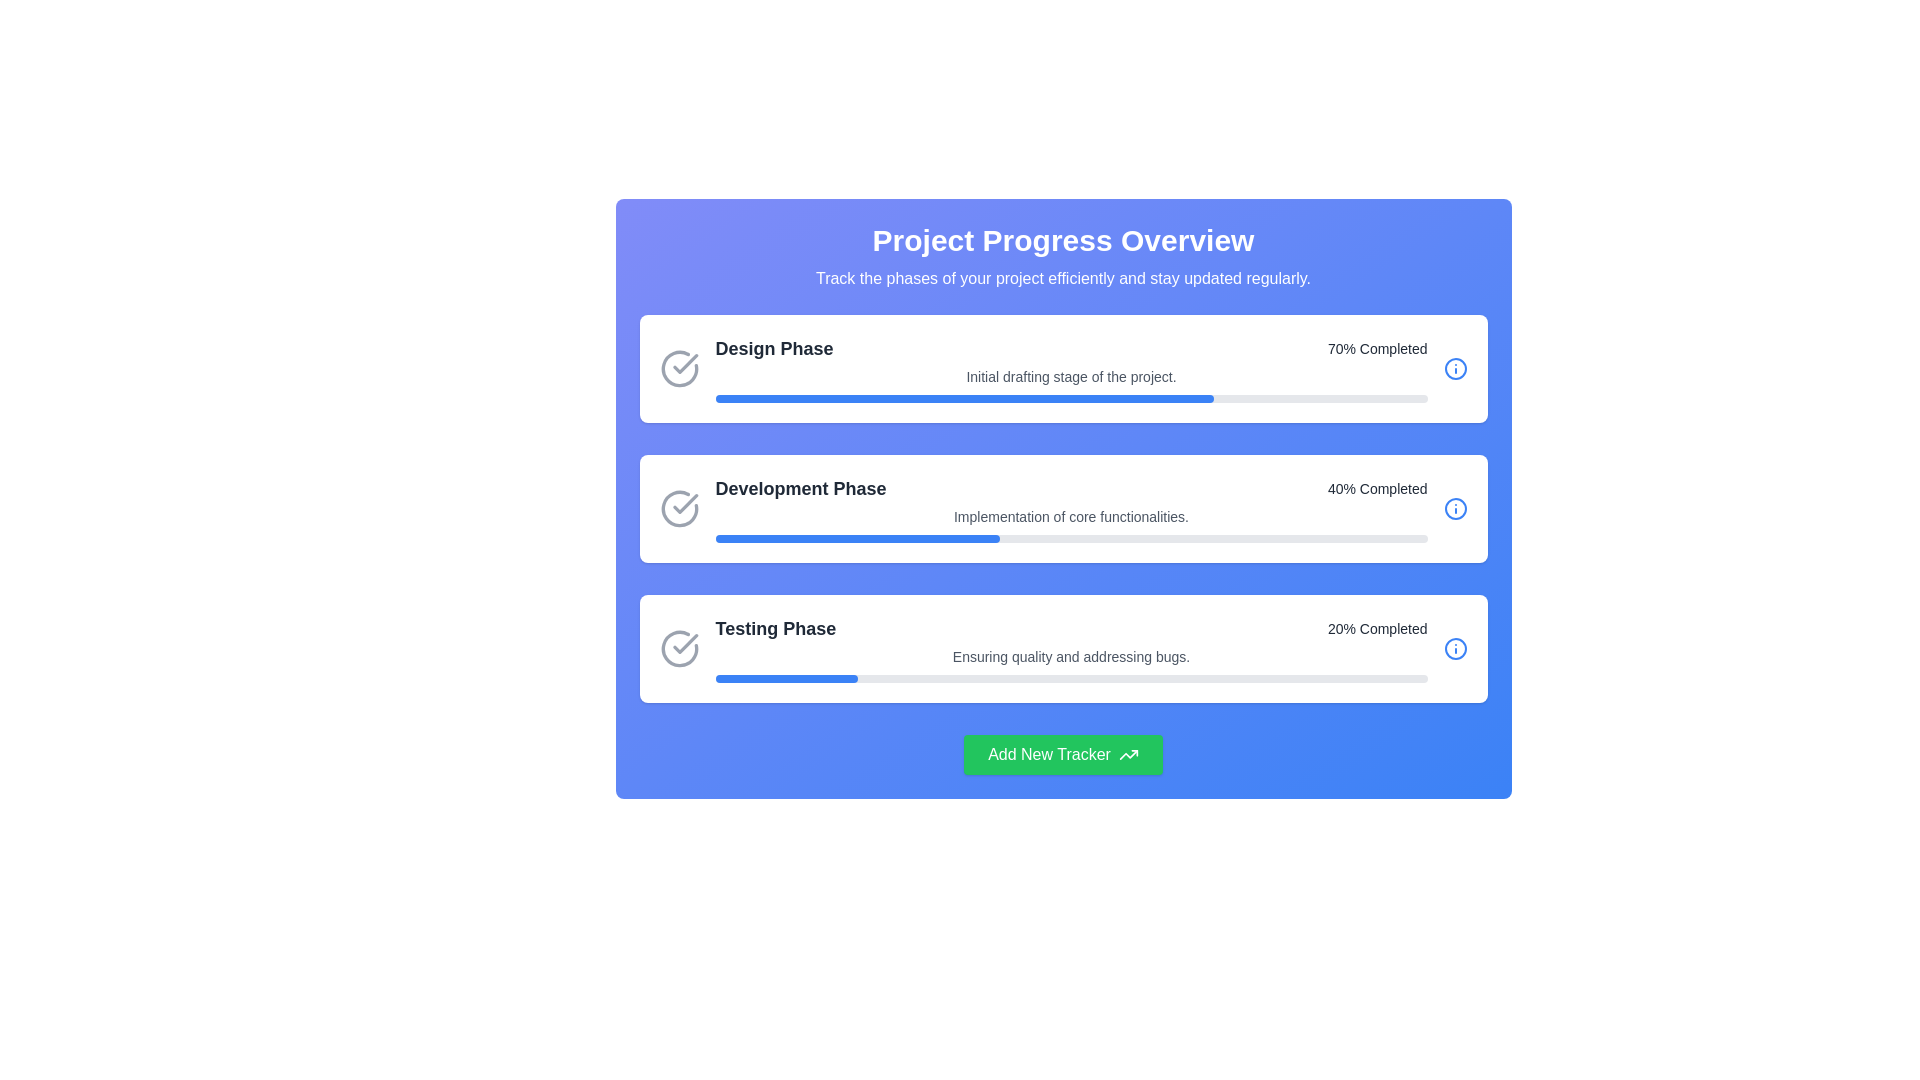 This screenshot has width=1920, height=1080. I want to click on the horizontal progress bar segment that represents 40% progress under the 'Development Phase' section, so click(857, 538).